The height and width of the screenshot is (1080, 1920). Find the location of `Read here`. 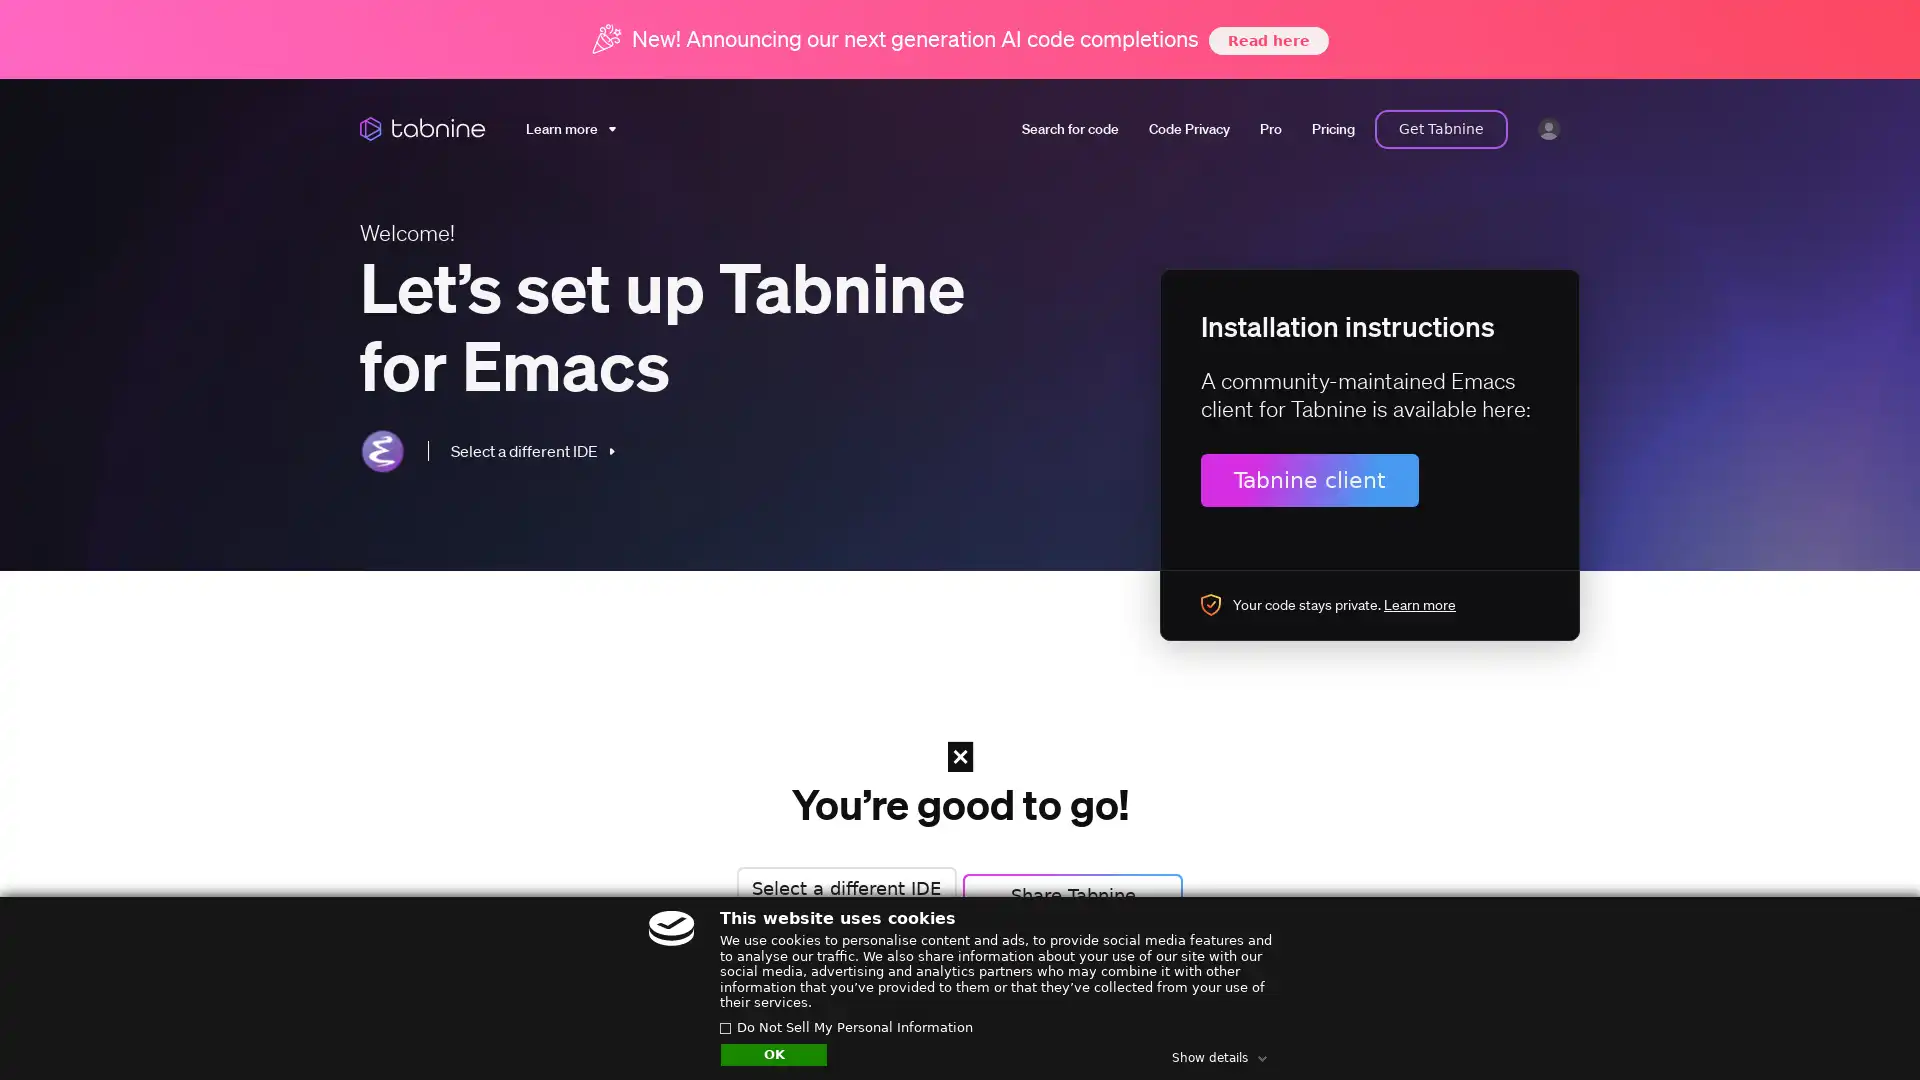

Read here is located at coordinates (1266, 39).